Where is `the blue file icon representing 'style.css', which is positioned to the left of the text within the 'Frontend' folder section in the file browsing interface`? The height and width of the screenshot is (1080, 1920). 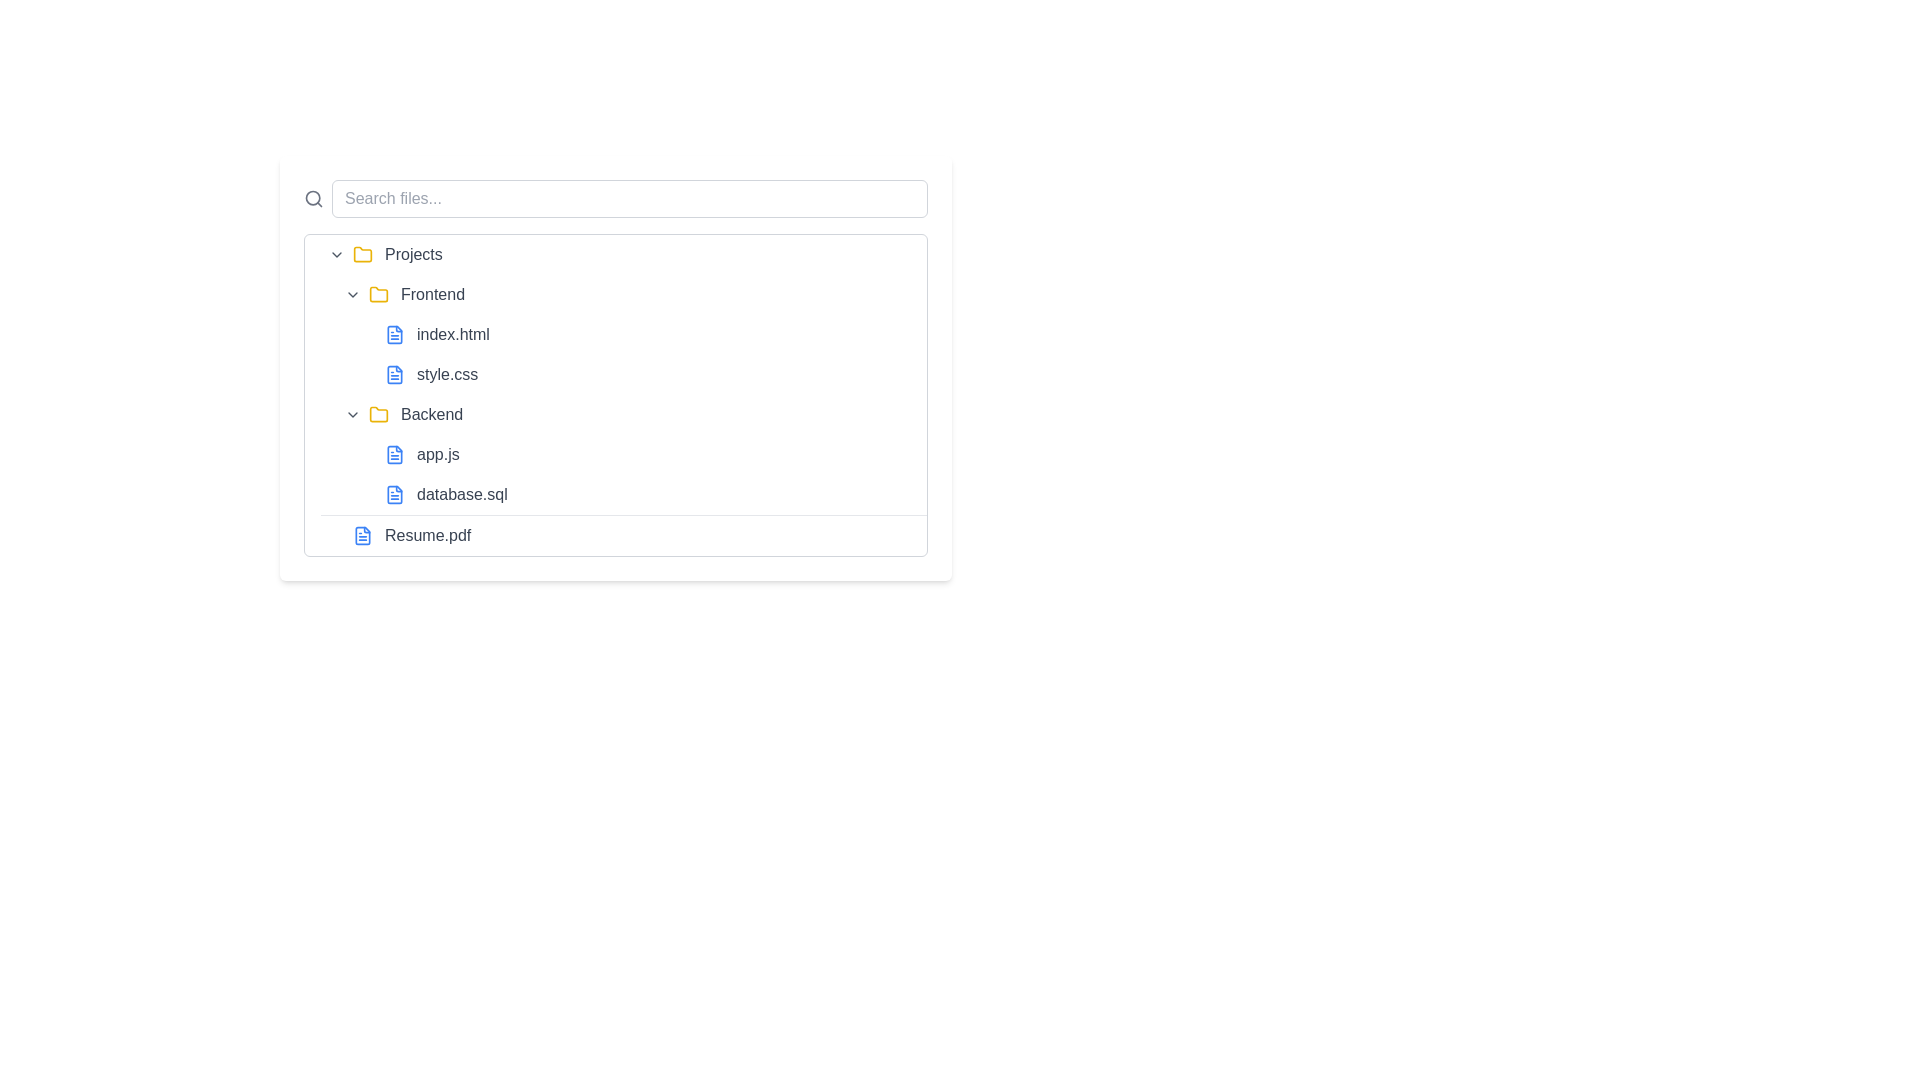 the blue file icon representing 'style.css', which is positioned to the left of the text within the 'Frontend' folder section in the file browsing interface is located at coordinates (394, 374).